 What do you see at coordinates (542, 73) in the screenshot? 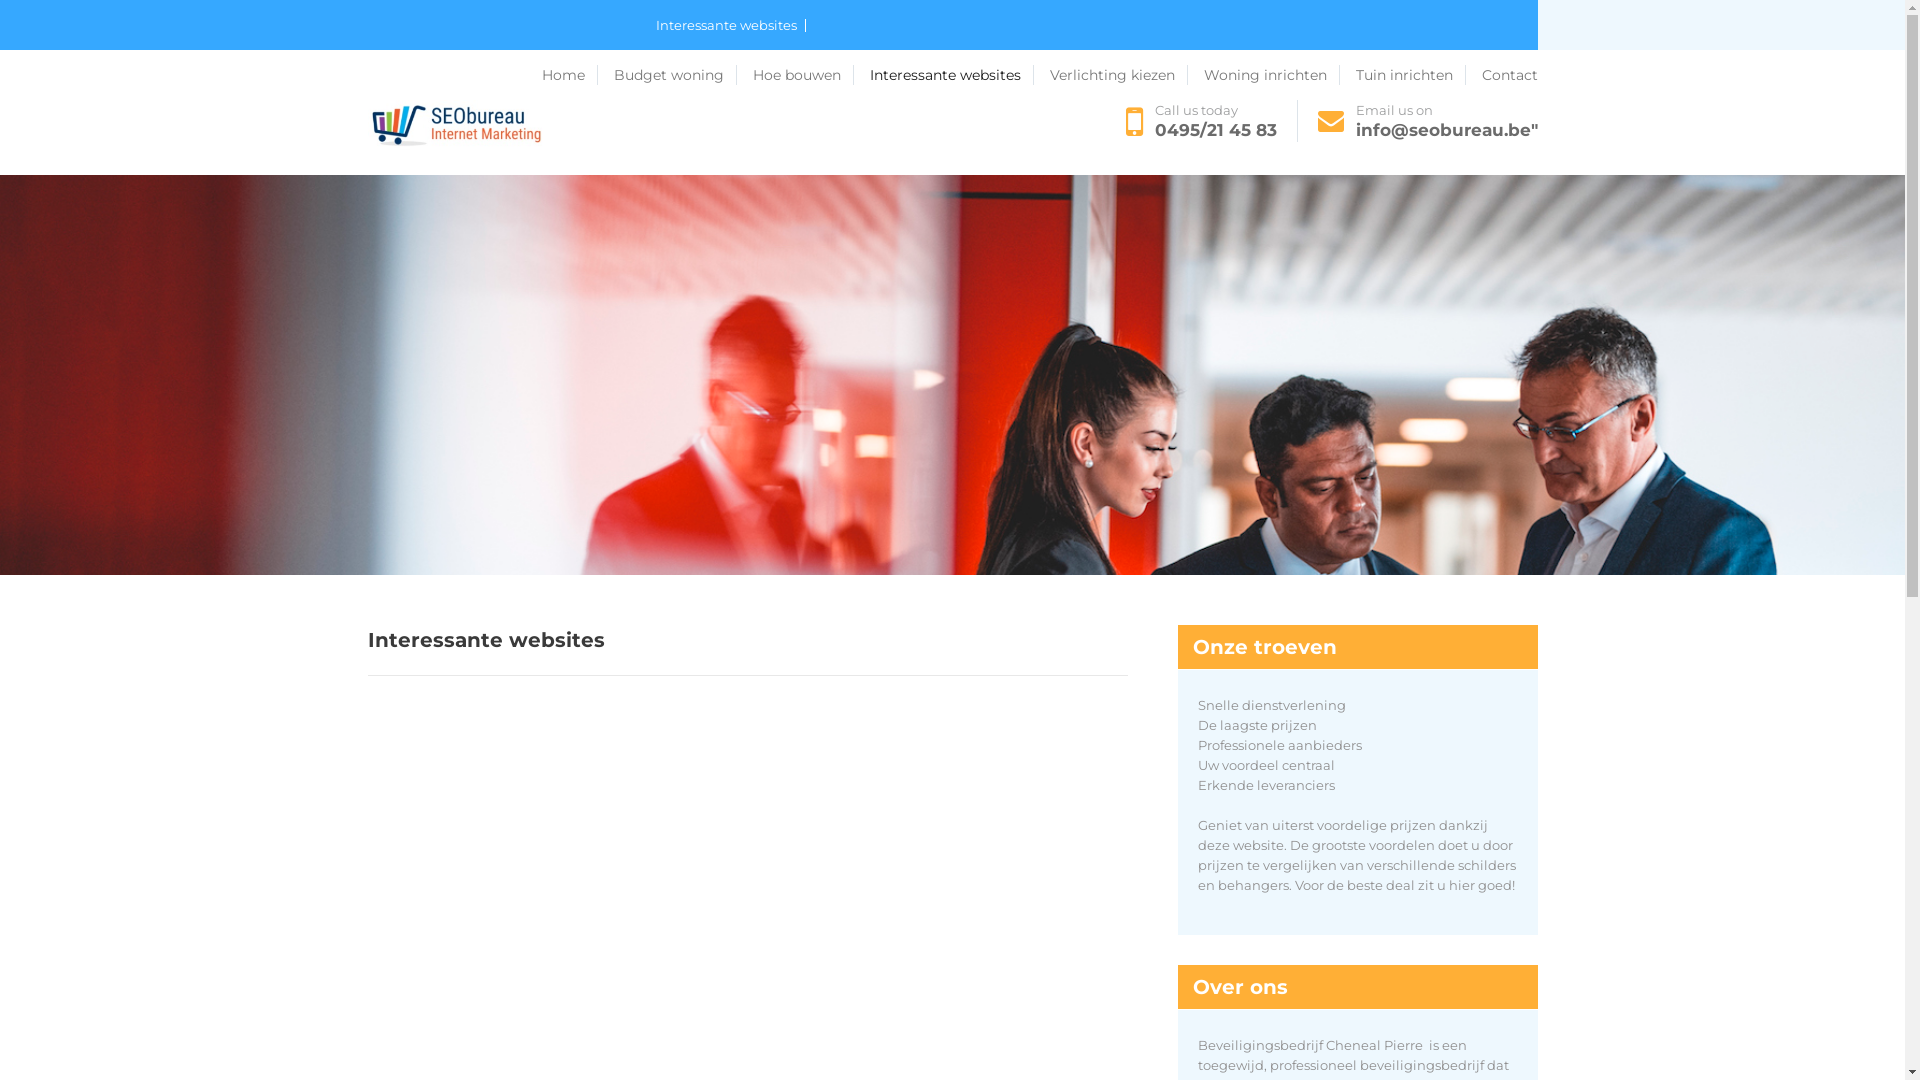
I see `'Home'` at bounding box center [542, 73].